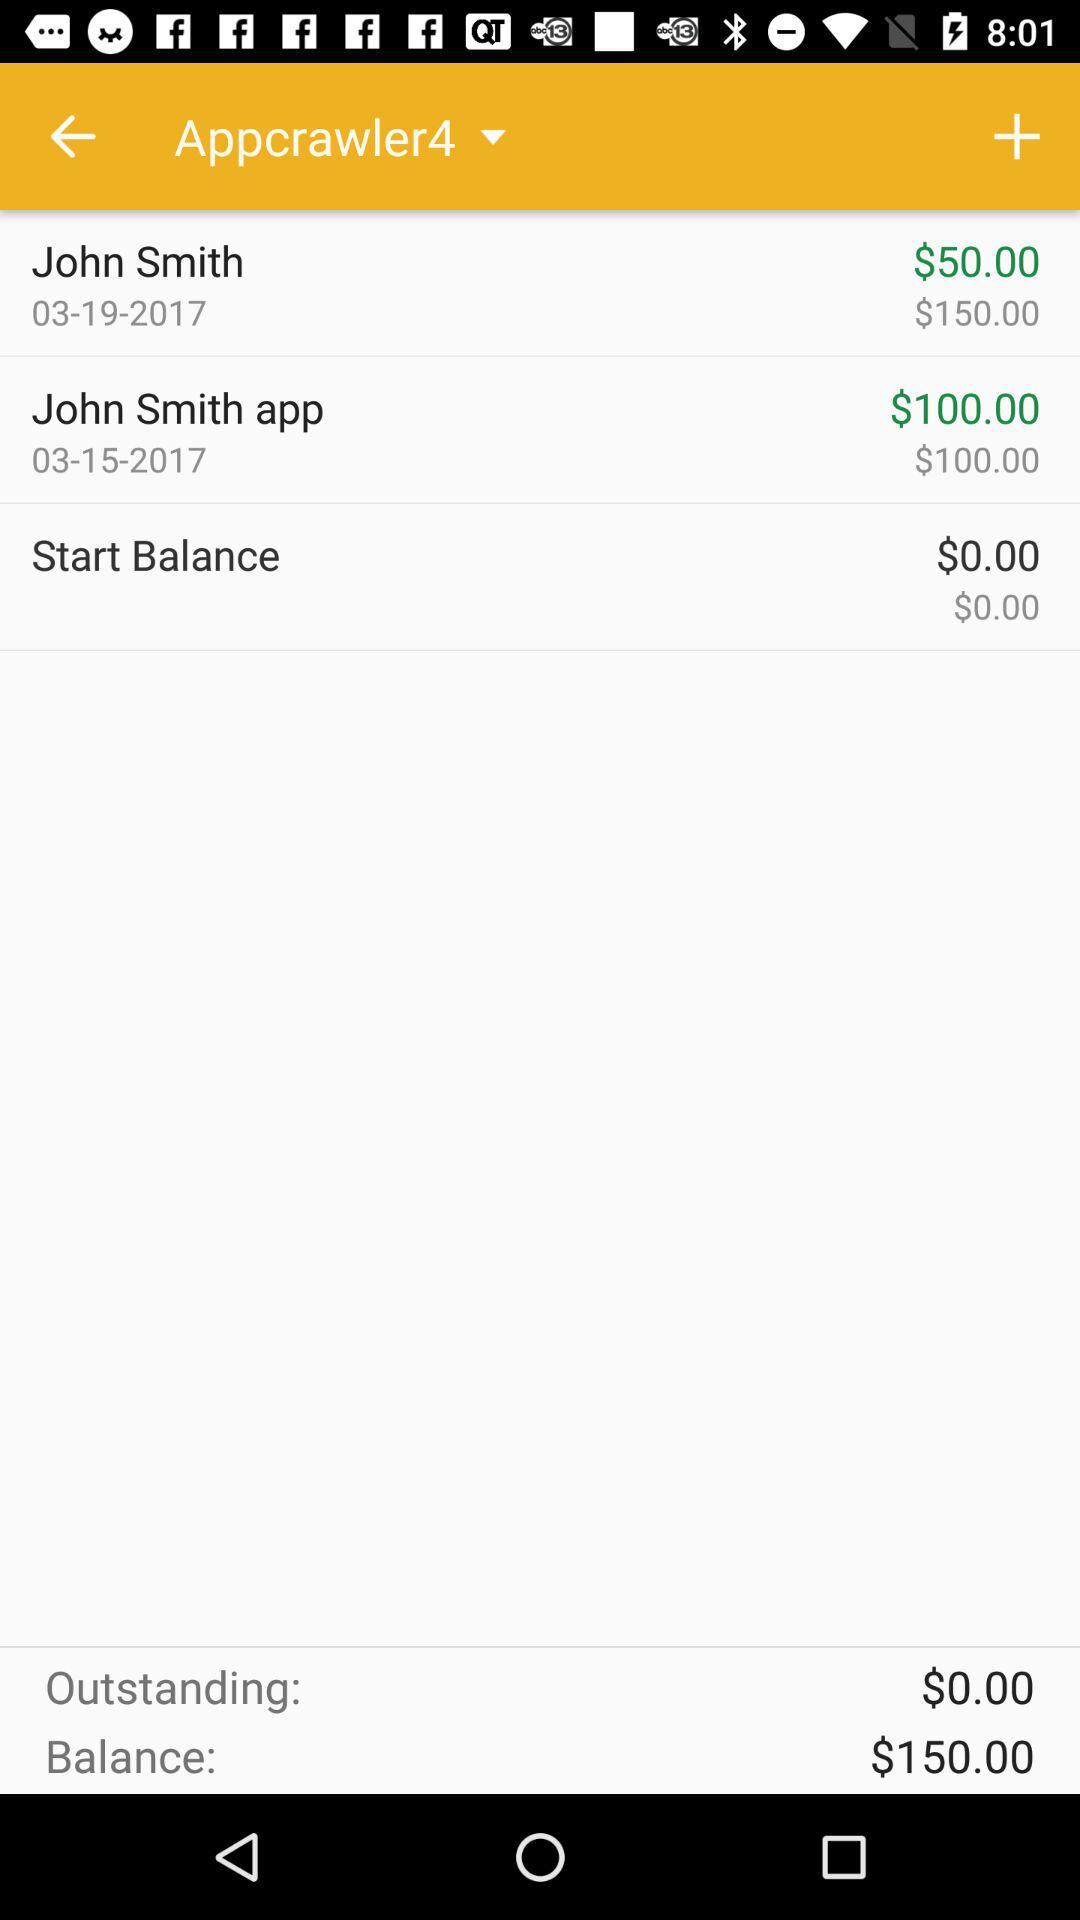  I want to click on app above $50.00 app, so click(1017, 135).